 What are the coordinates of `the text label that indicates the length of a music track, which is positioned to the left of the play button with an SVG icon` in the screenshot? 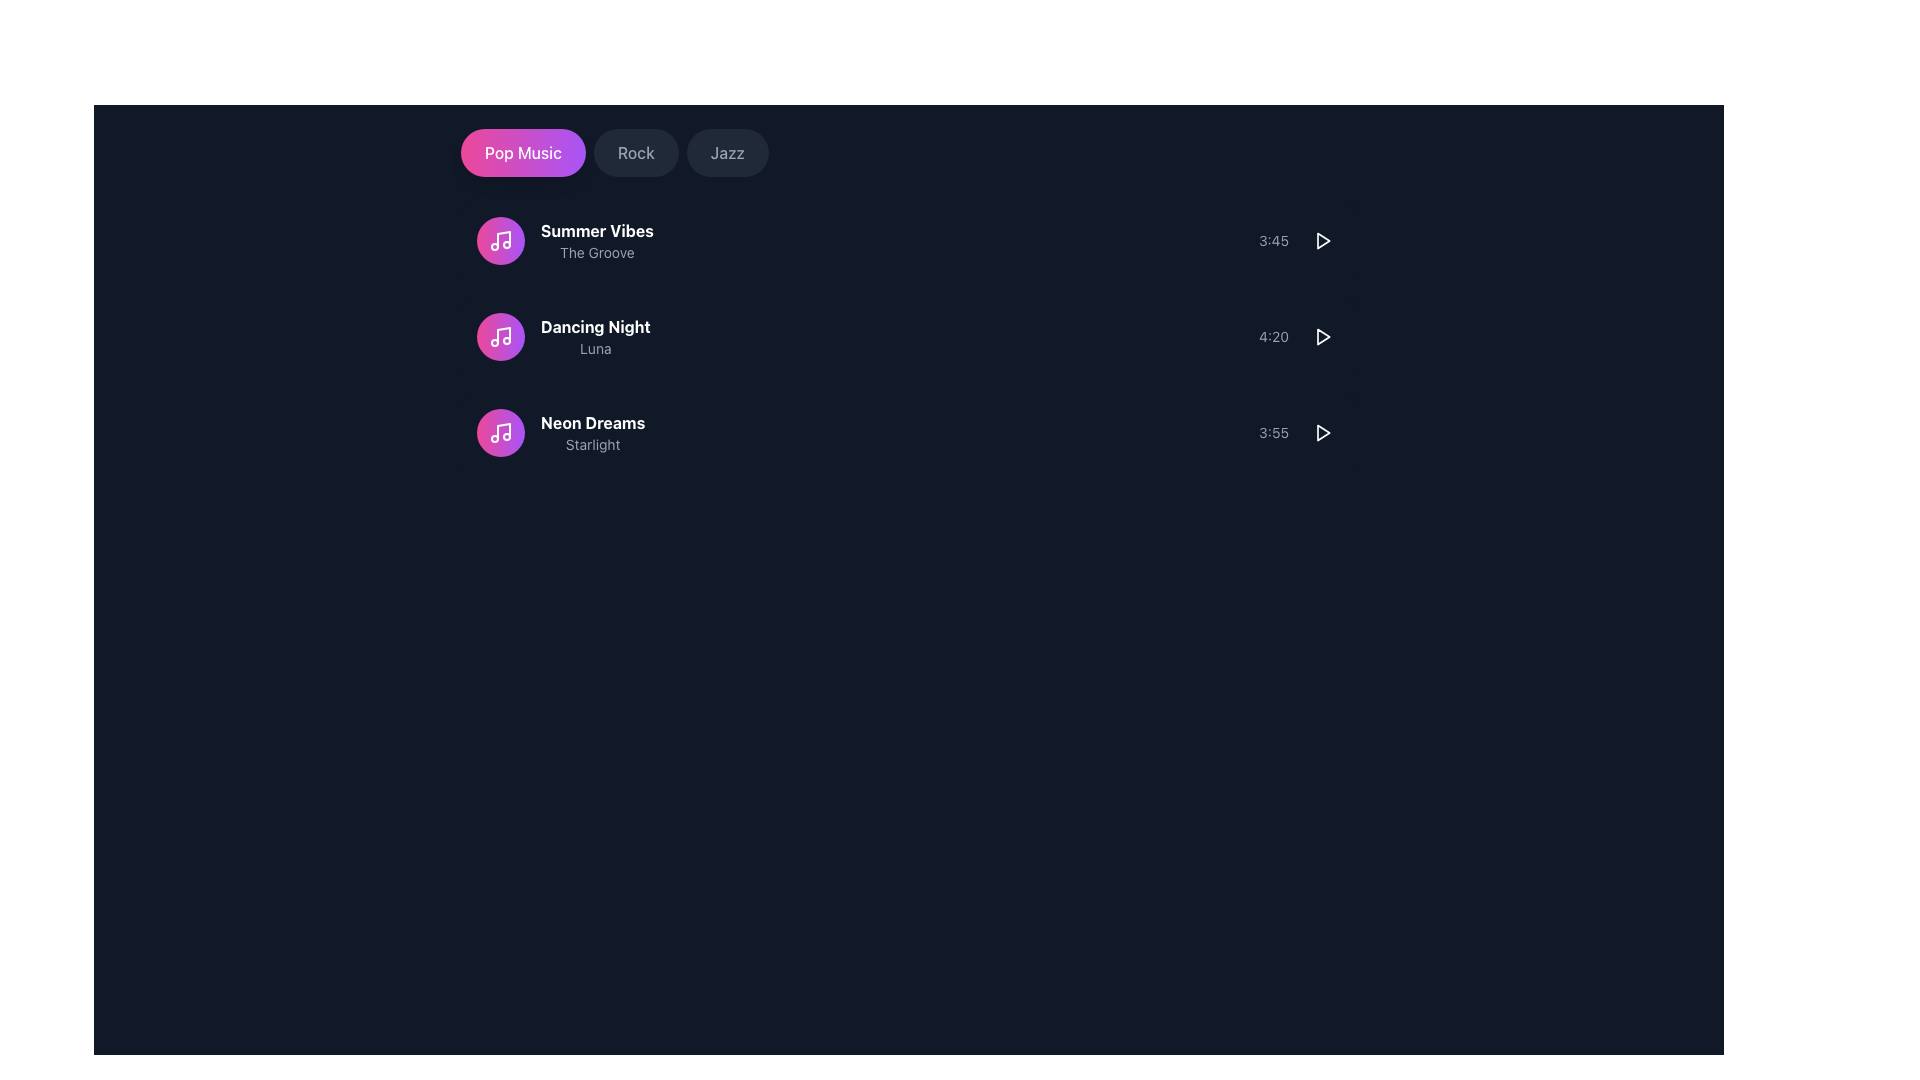 It's located at (1273, 431).